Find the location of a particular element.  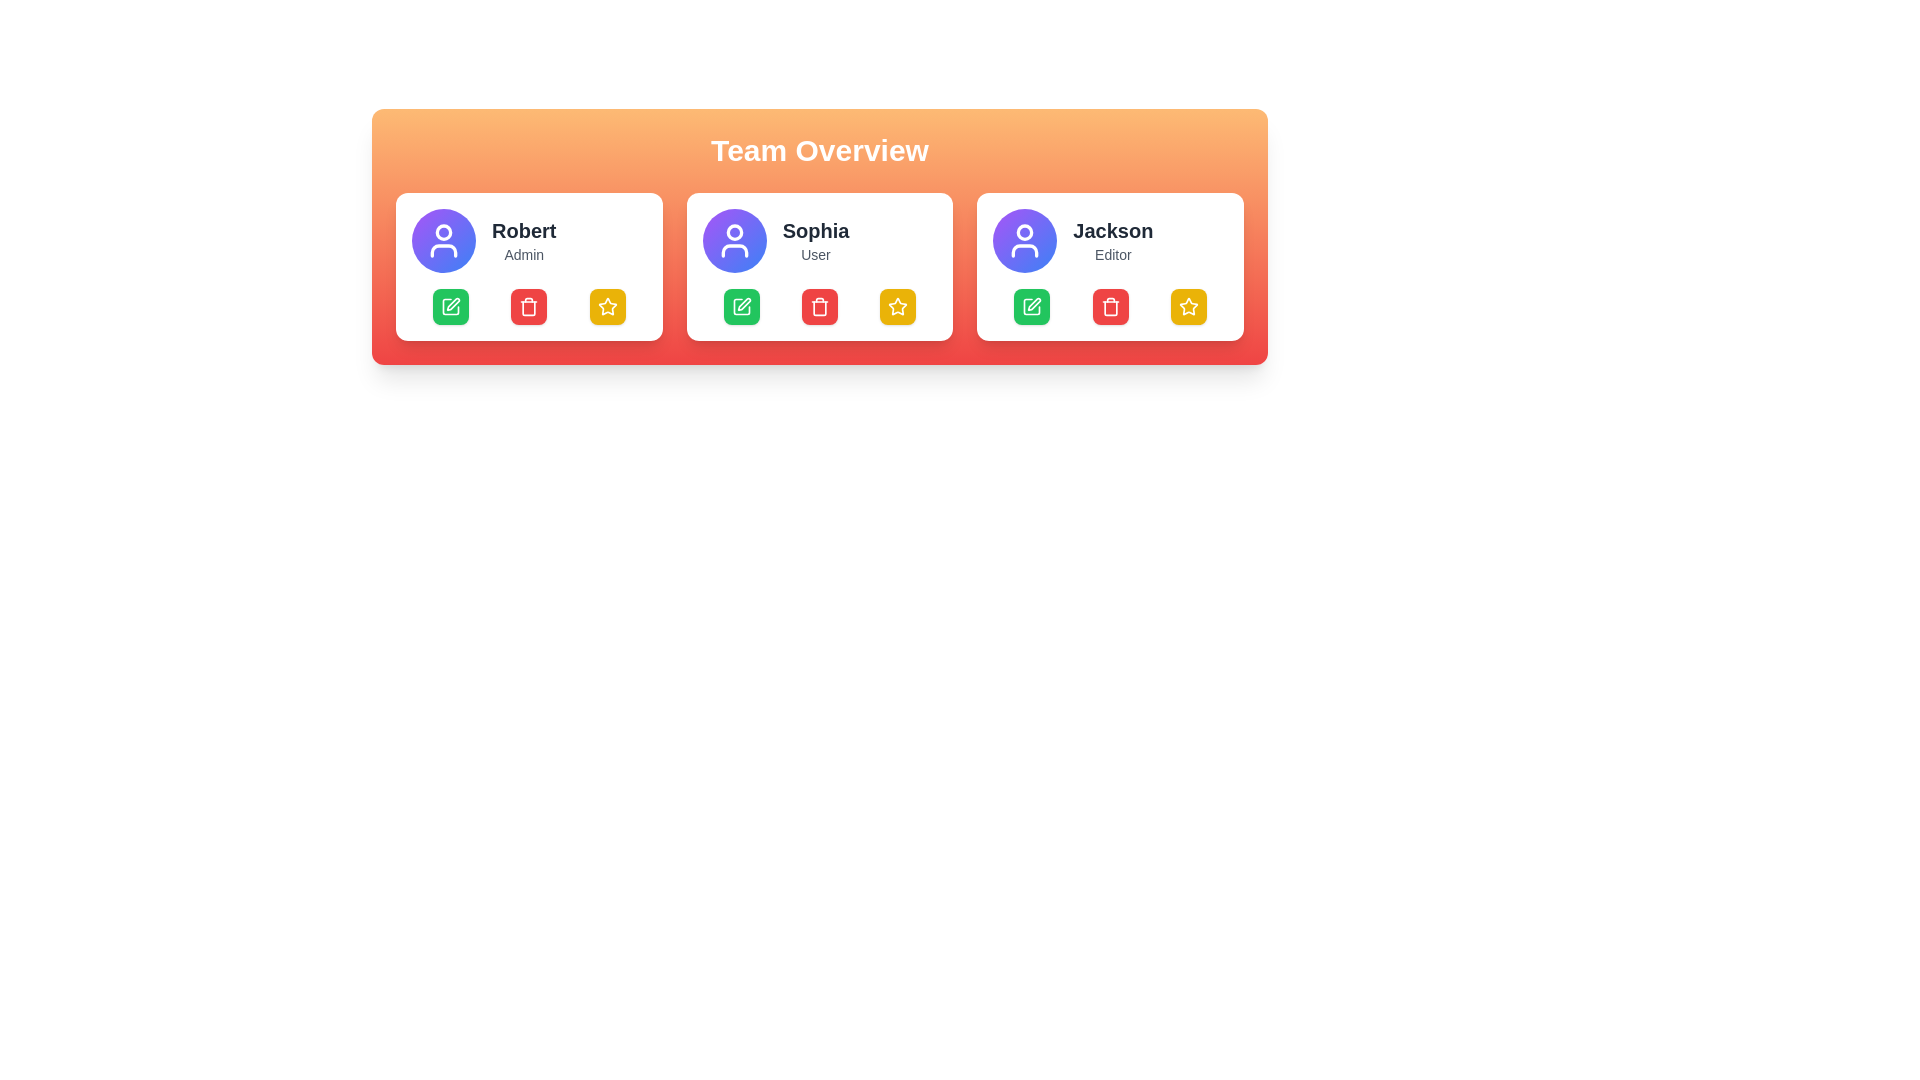

the Avatar Icon representing the user 'Jackson' in the 'Team Overview' section to interact with the associated user profile is located at coordinates (1025, 239).